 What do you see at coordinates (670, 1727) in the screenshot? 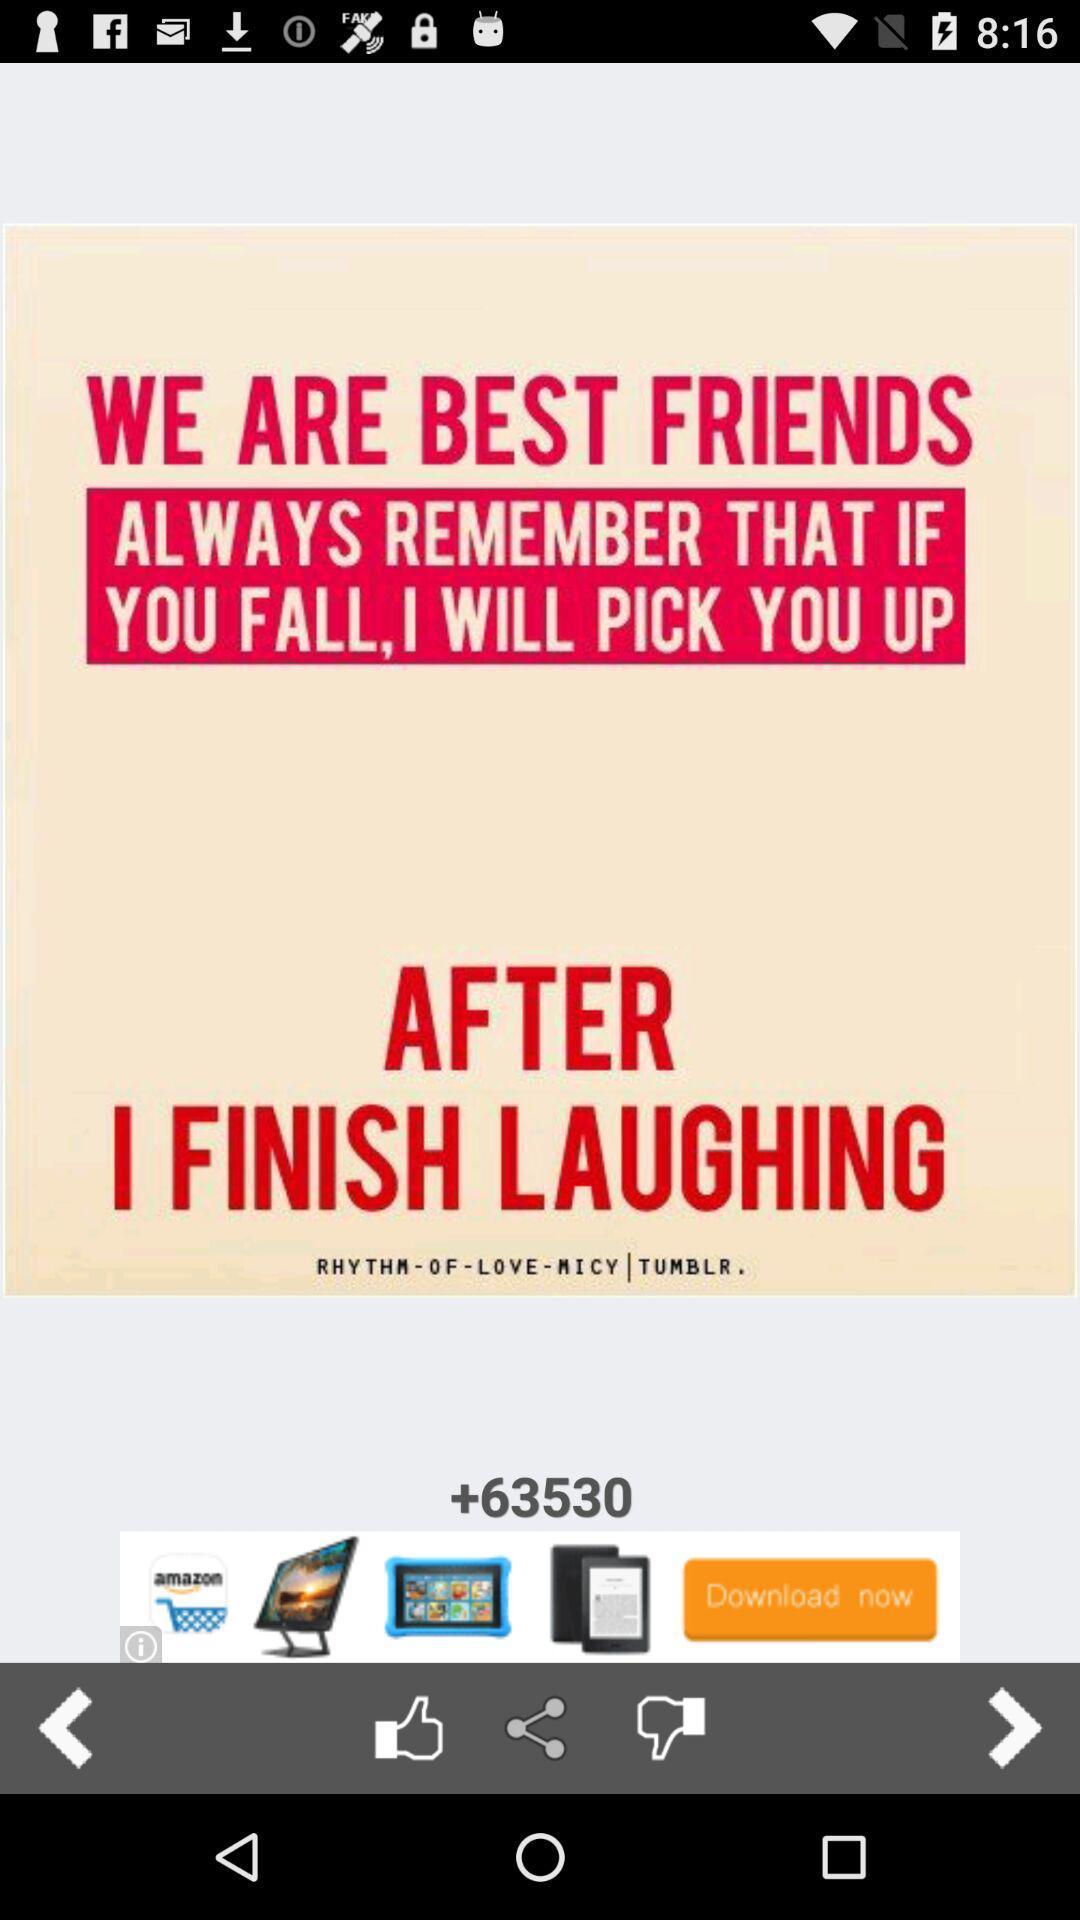
I see `dislike` at bounding box center [670, 1727].